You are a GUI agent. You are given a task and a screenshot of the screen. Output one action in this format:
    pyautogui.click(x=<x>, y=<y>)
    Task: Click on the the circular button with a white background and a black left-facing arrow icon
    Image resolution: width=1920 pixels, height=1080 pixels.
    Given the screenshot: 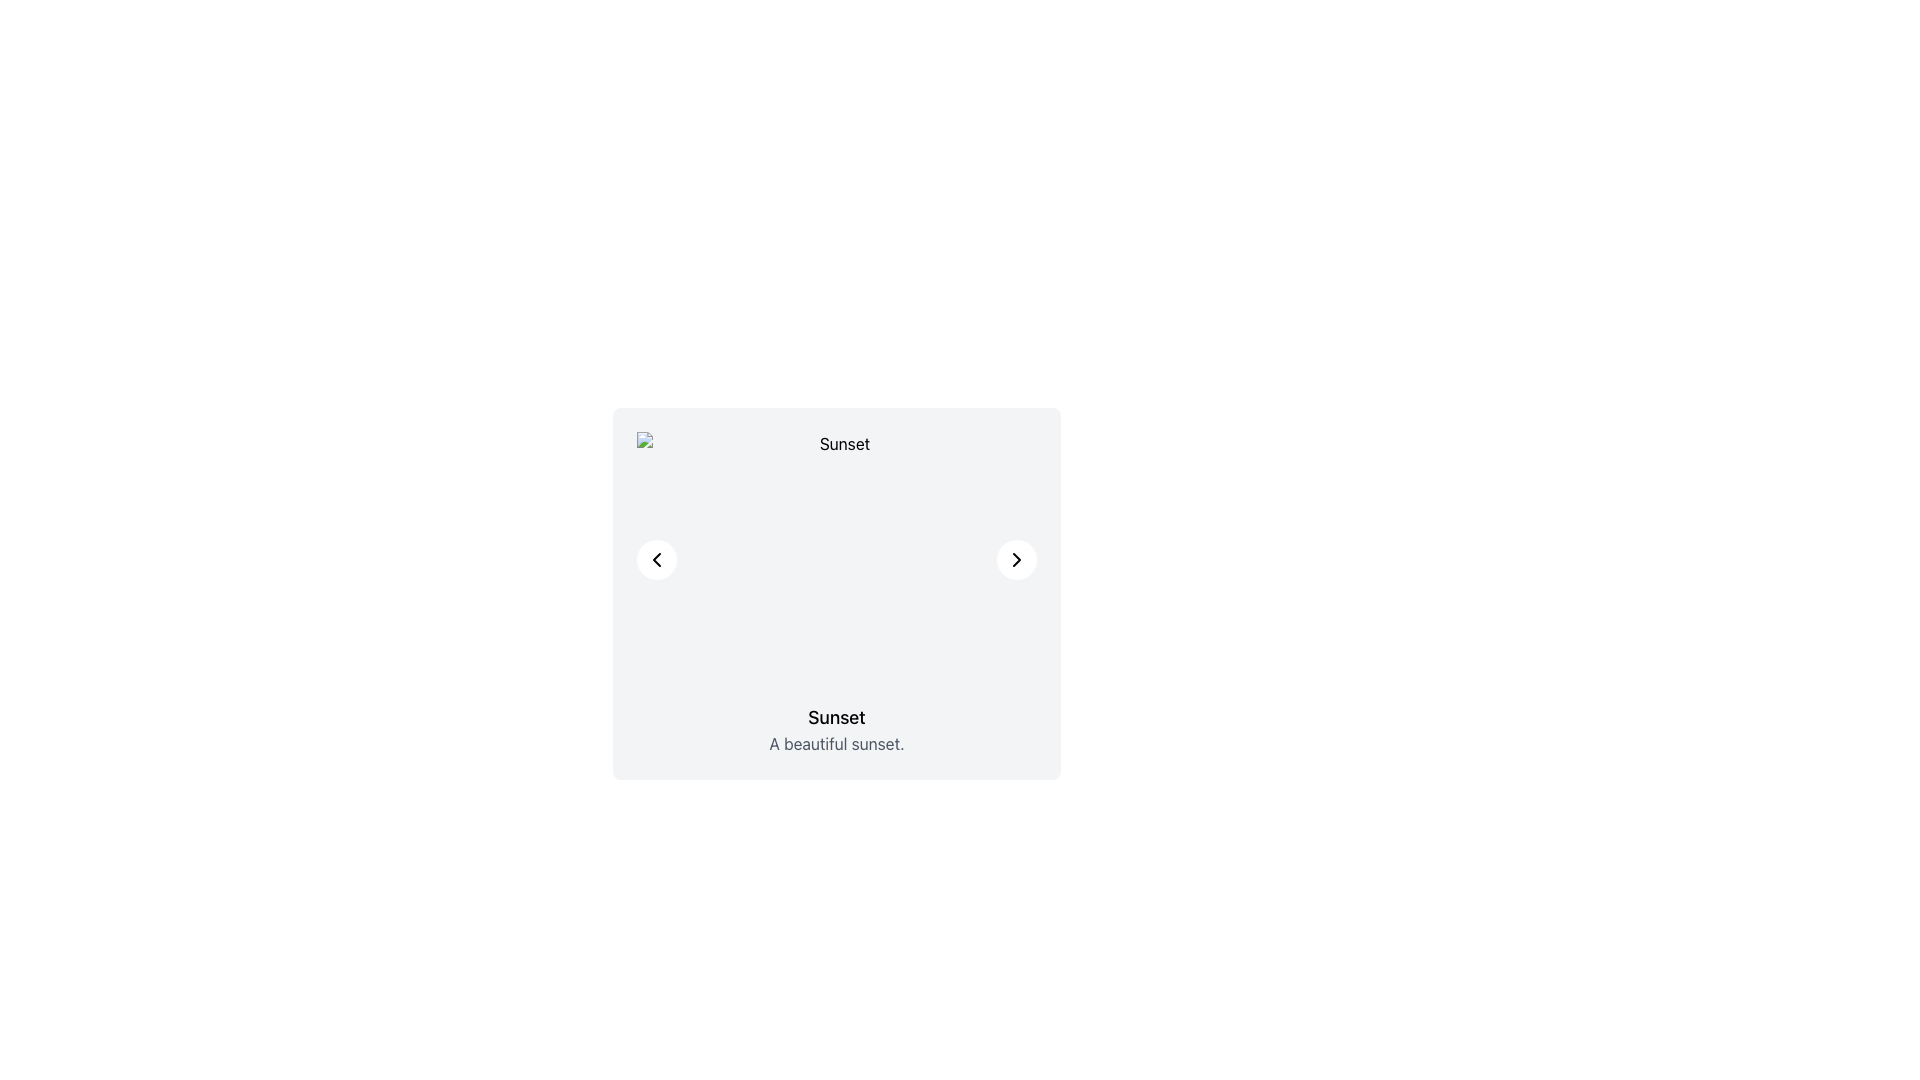 What is the action you would take?
    pyautogui.click(x=657, y=559)
    